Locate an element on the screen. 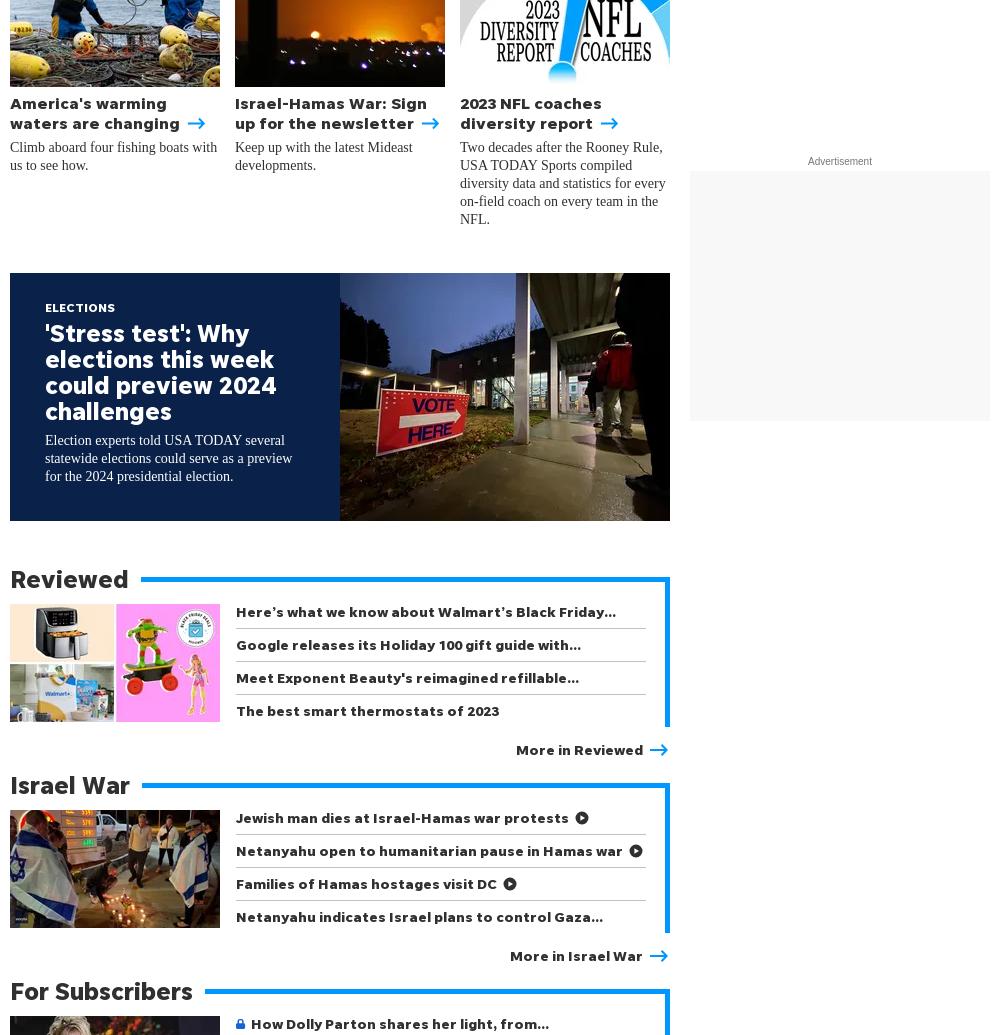 The width and height of the screenshot is (1000, 1035). 'Here’s what we know about Walmart’s Black Friday…' is located at coordinates (426, 610).